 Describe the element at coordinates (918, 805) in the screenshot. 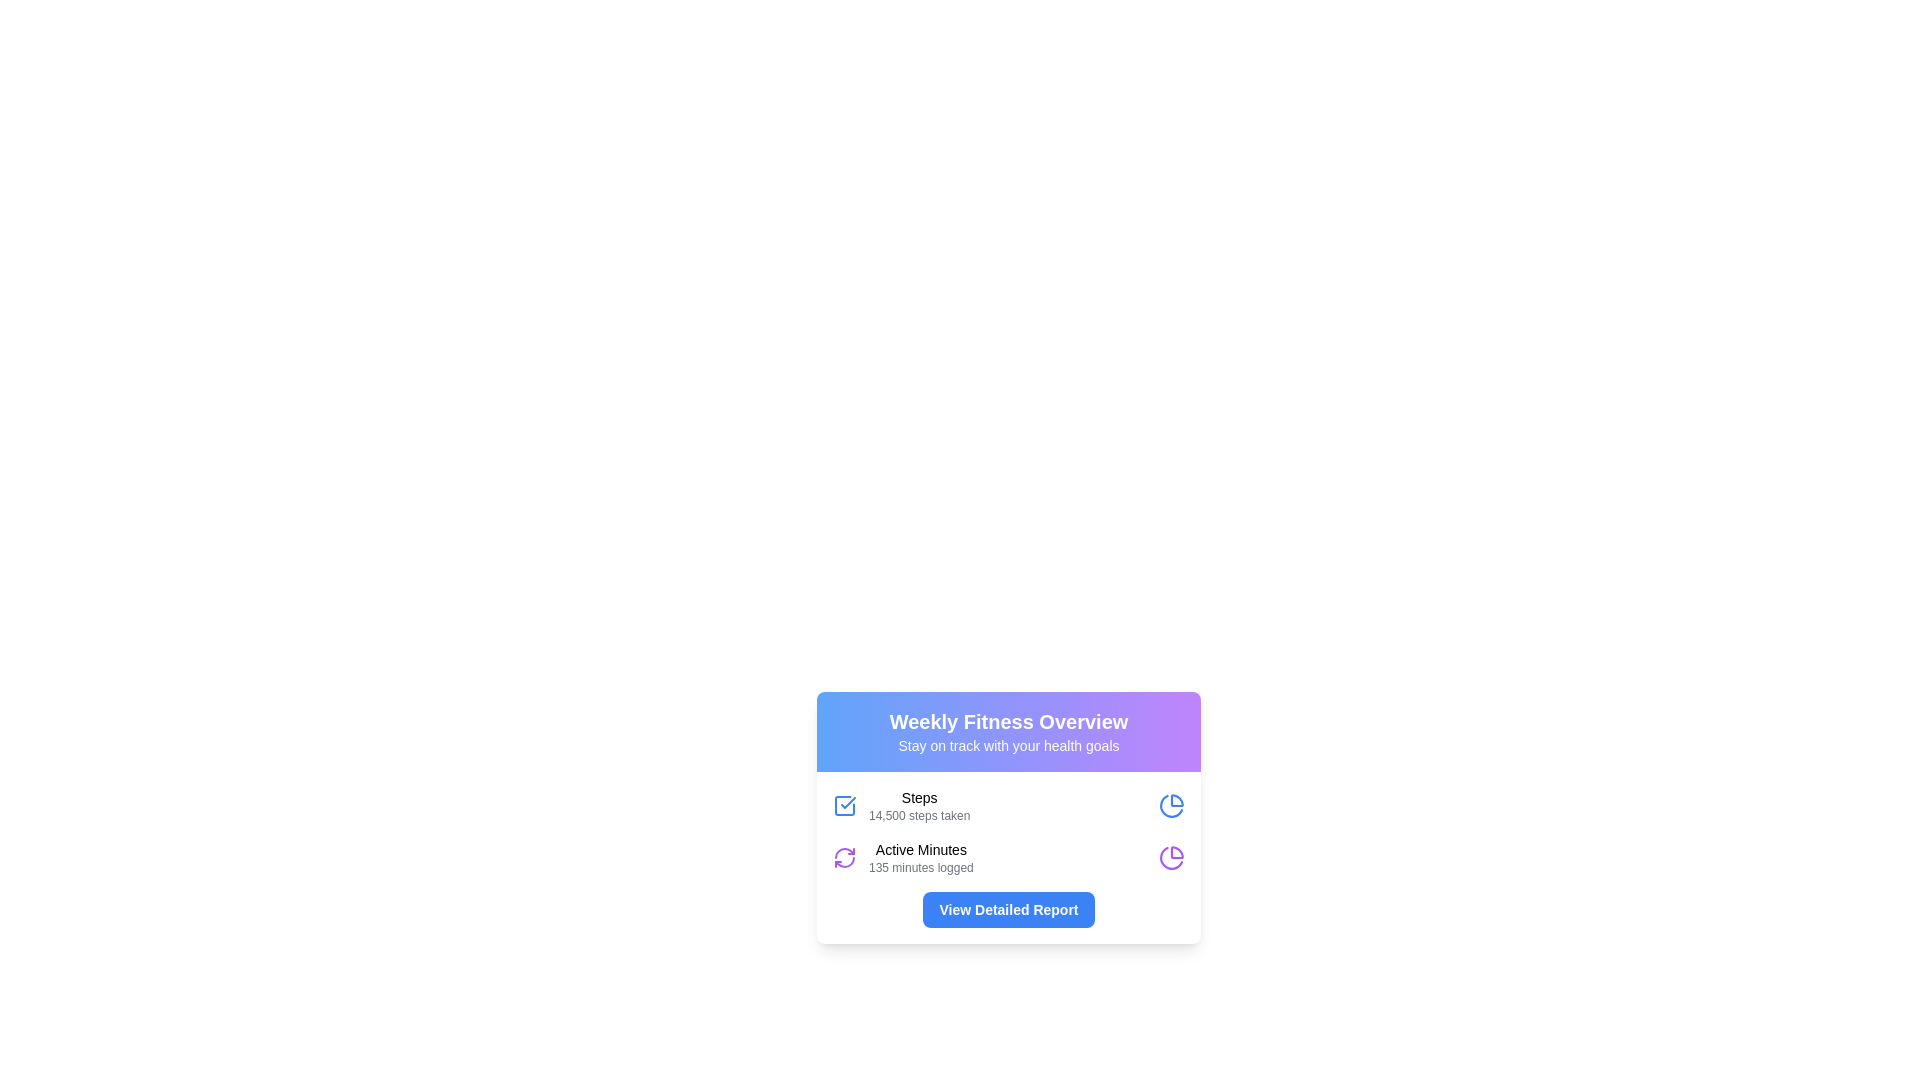

I see `text from the 'Steps' label in the Weekly Fitness Overview card, which shows 'Steps' and '14,500 steps taken'` at that location.